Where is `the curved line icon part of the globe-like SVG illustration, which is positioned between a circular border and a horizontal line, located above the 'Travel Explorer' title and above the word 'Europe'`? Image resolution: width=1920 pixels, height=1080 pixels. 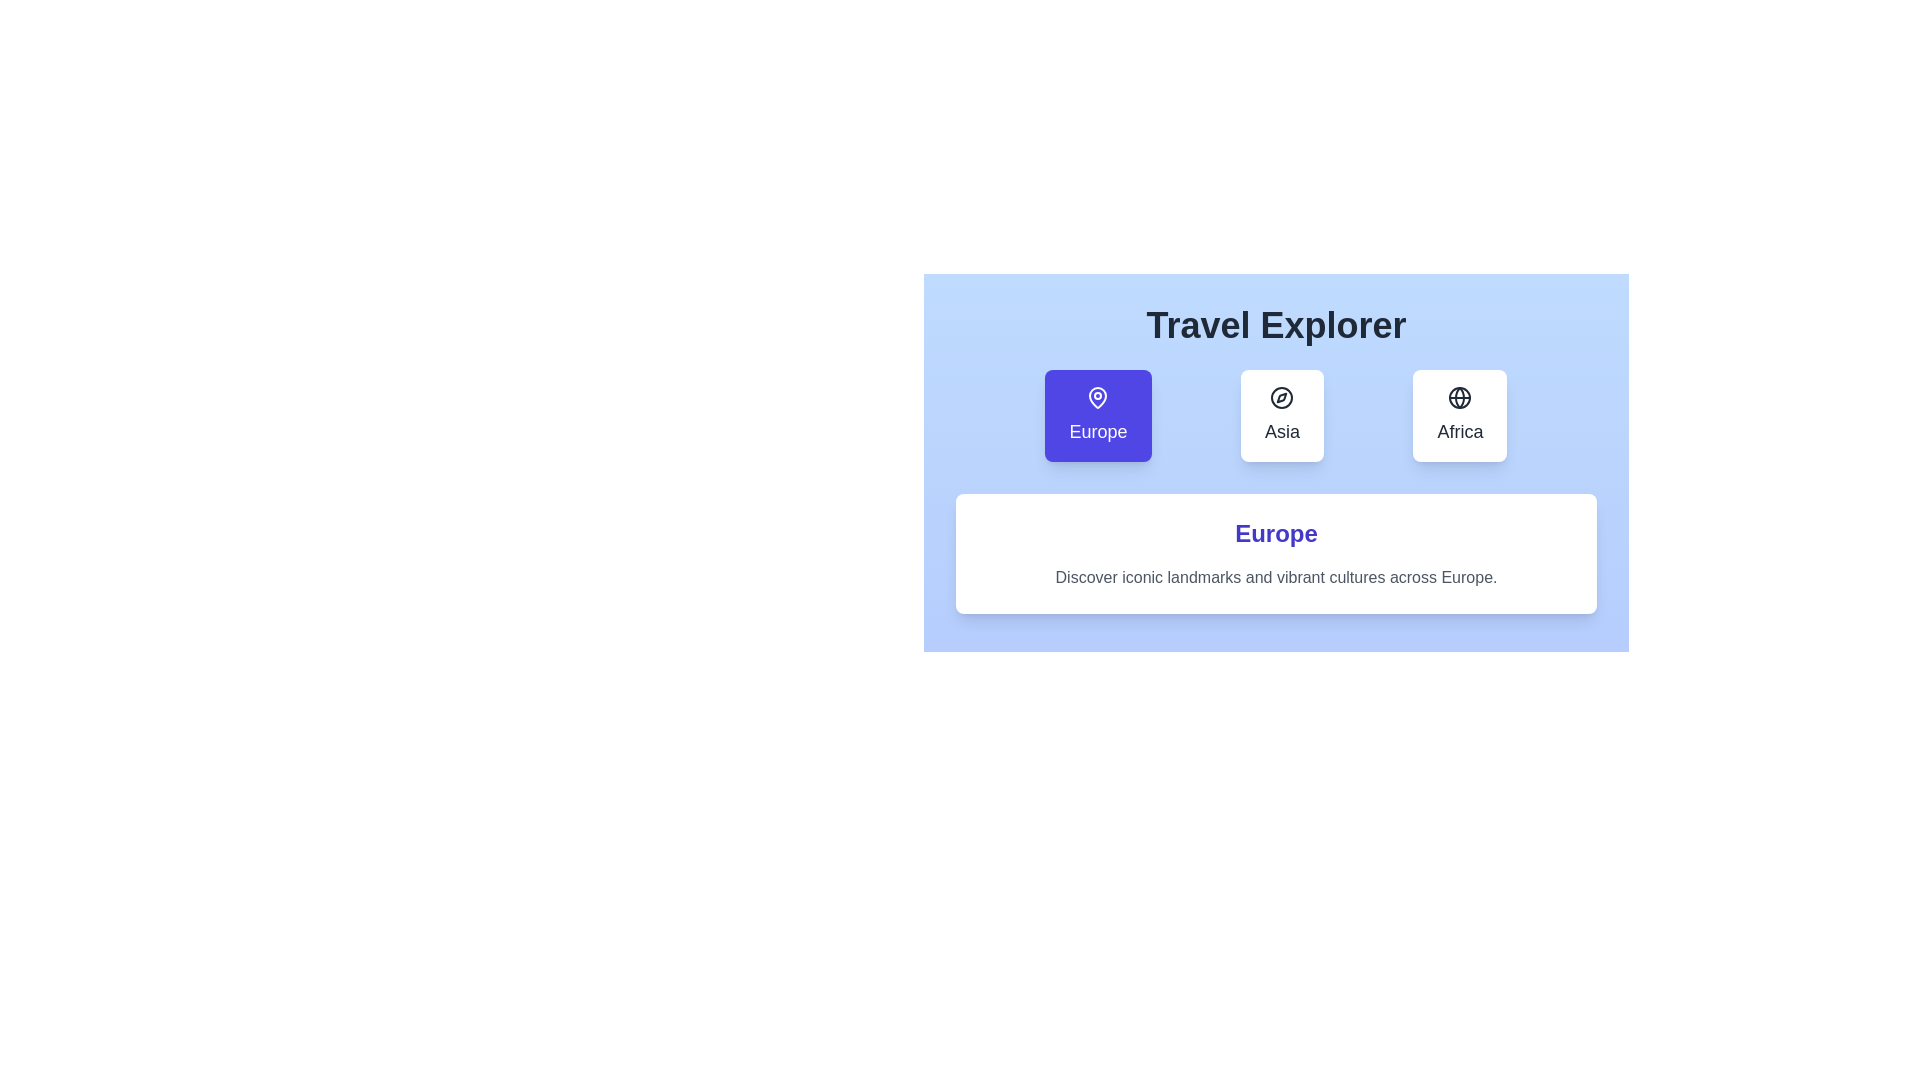 the curved line icon part of the globe-like SVG illustration, which is positioned between a circular border and a horizontal line, located above the 'Travel Explorer' title and above the word 'Europe' is located at coordinates (1460, 397).